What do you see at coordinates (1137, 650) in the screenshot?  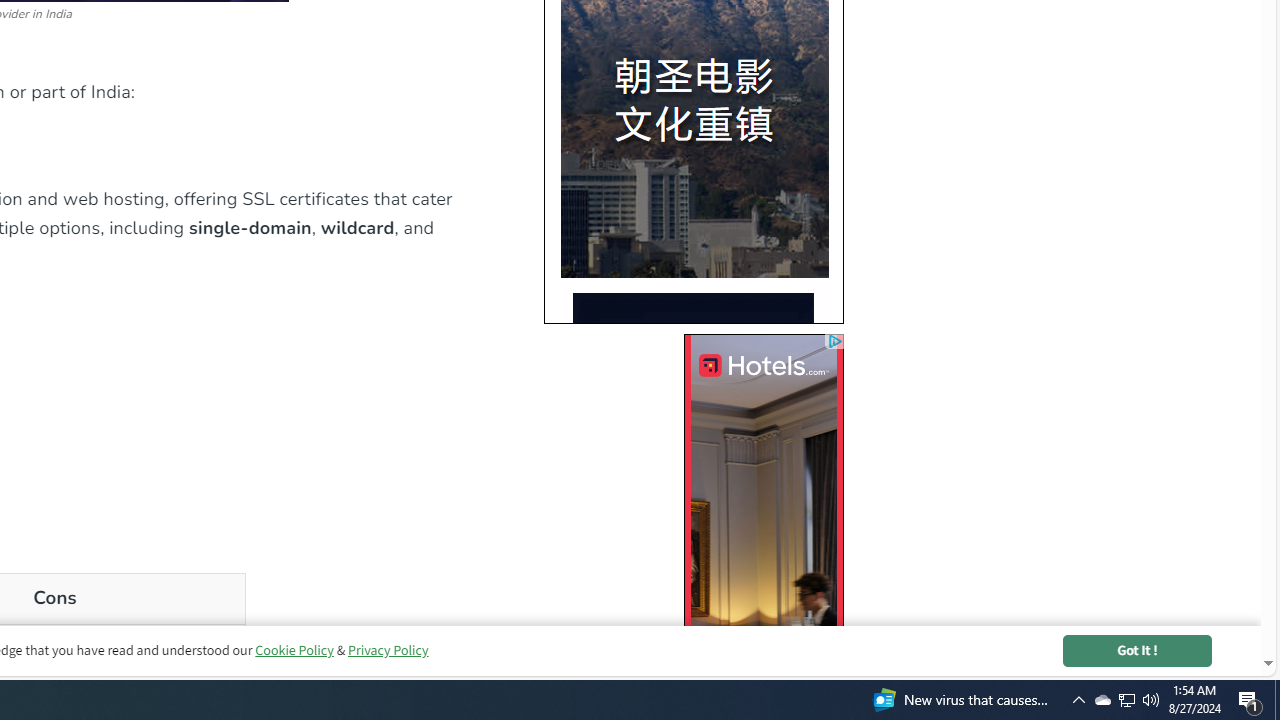 I see `'Got It !'` at bounding box center [1137, 650].